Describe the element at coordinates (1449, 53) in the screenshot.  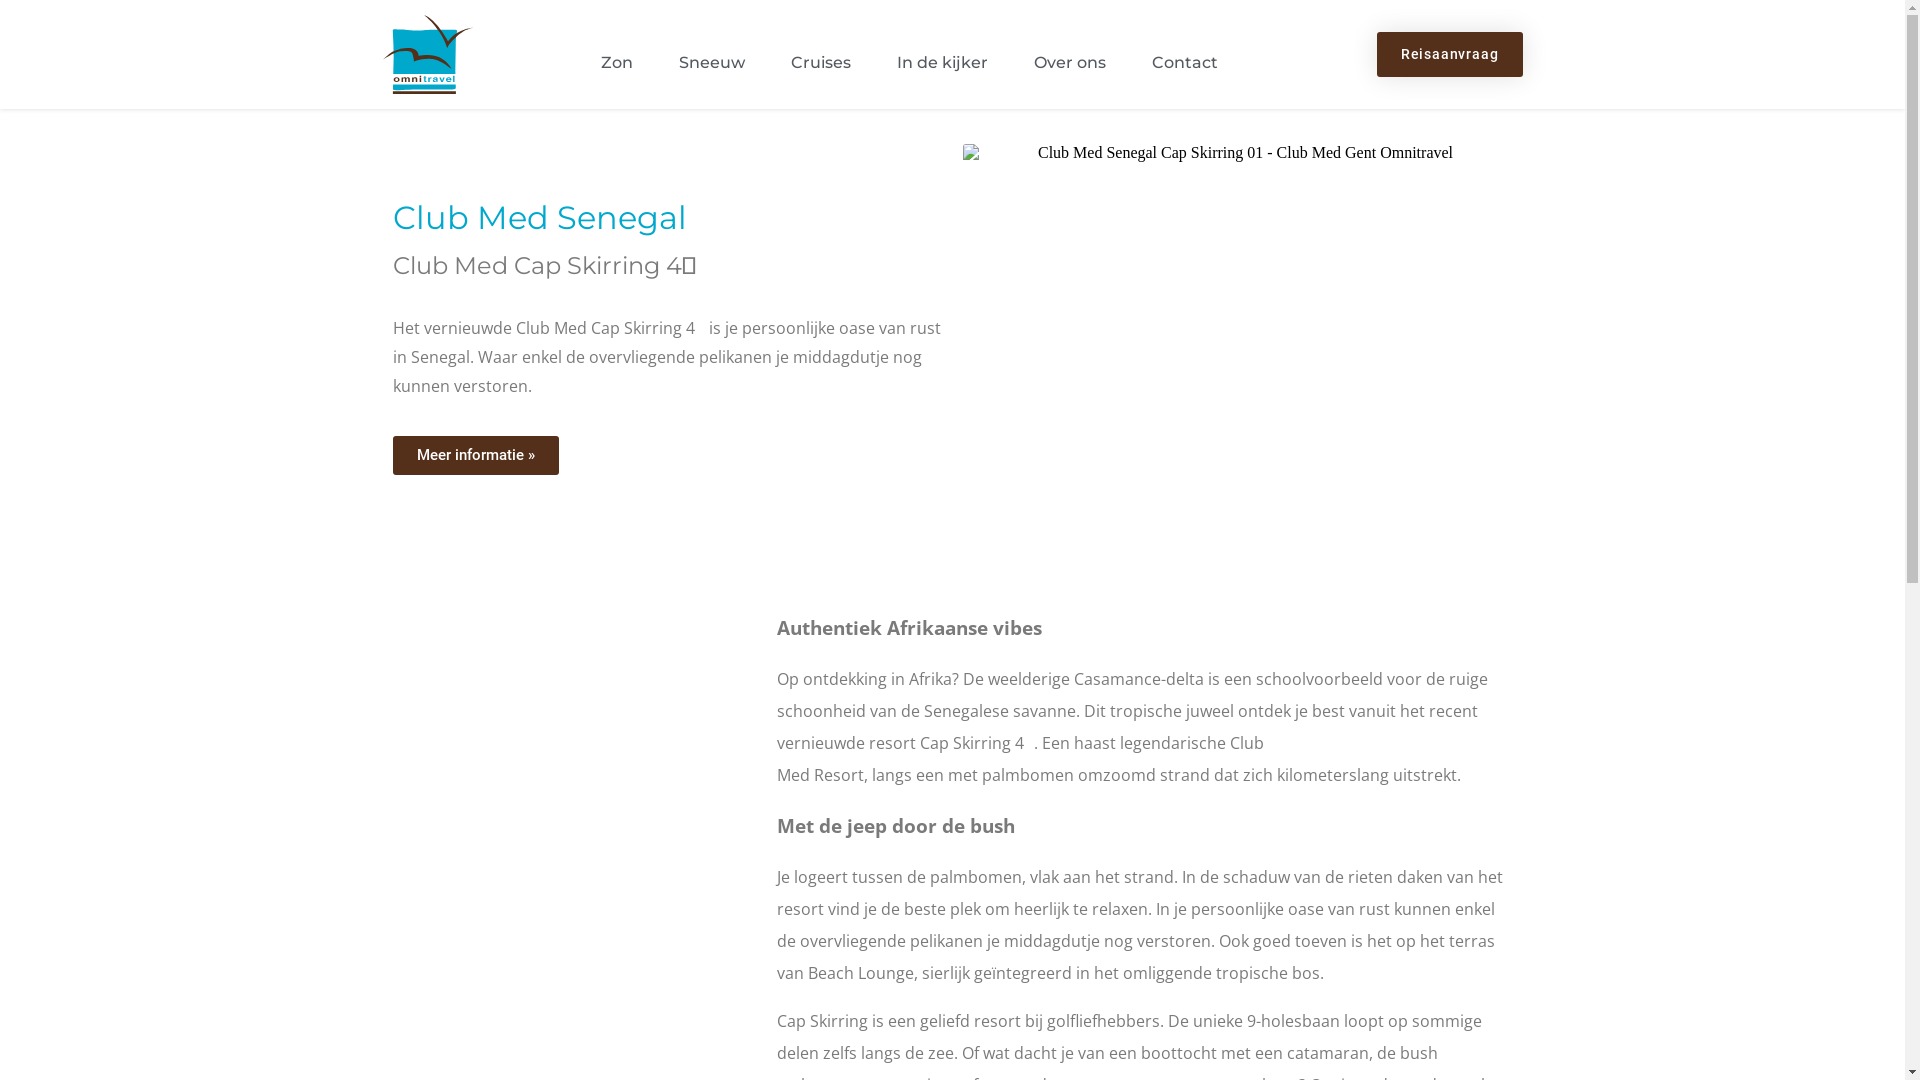
I see `'Reisaanvraag'` at that location.